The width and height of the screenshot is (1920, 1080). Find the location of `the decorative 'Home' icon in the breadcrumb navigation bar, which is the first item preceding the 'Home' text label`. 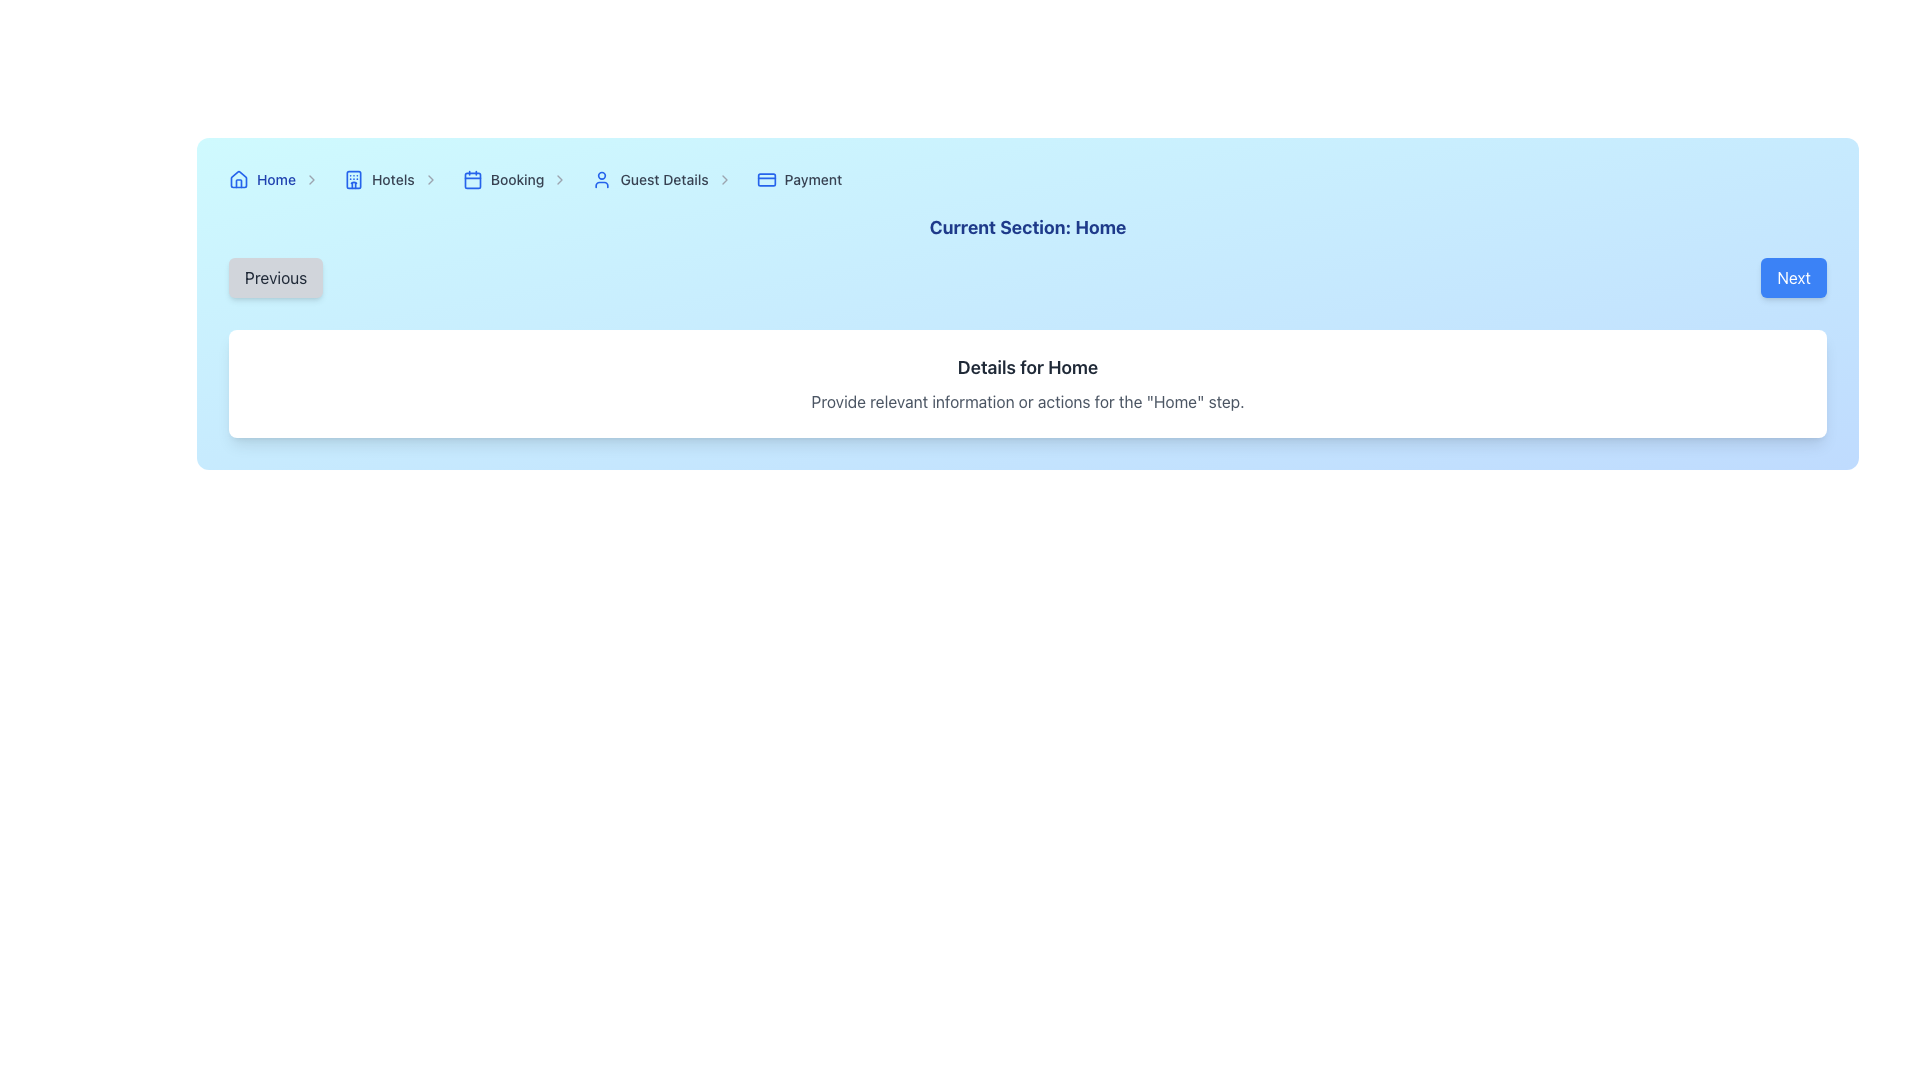

the decorative 'Home' icon in the breadcrumb navigation bar, which is the first item preceding the 'Home' text label is located at coordinates (239, 180).